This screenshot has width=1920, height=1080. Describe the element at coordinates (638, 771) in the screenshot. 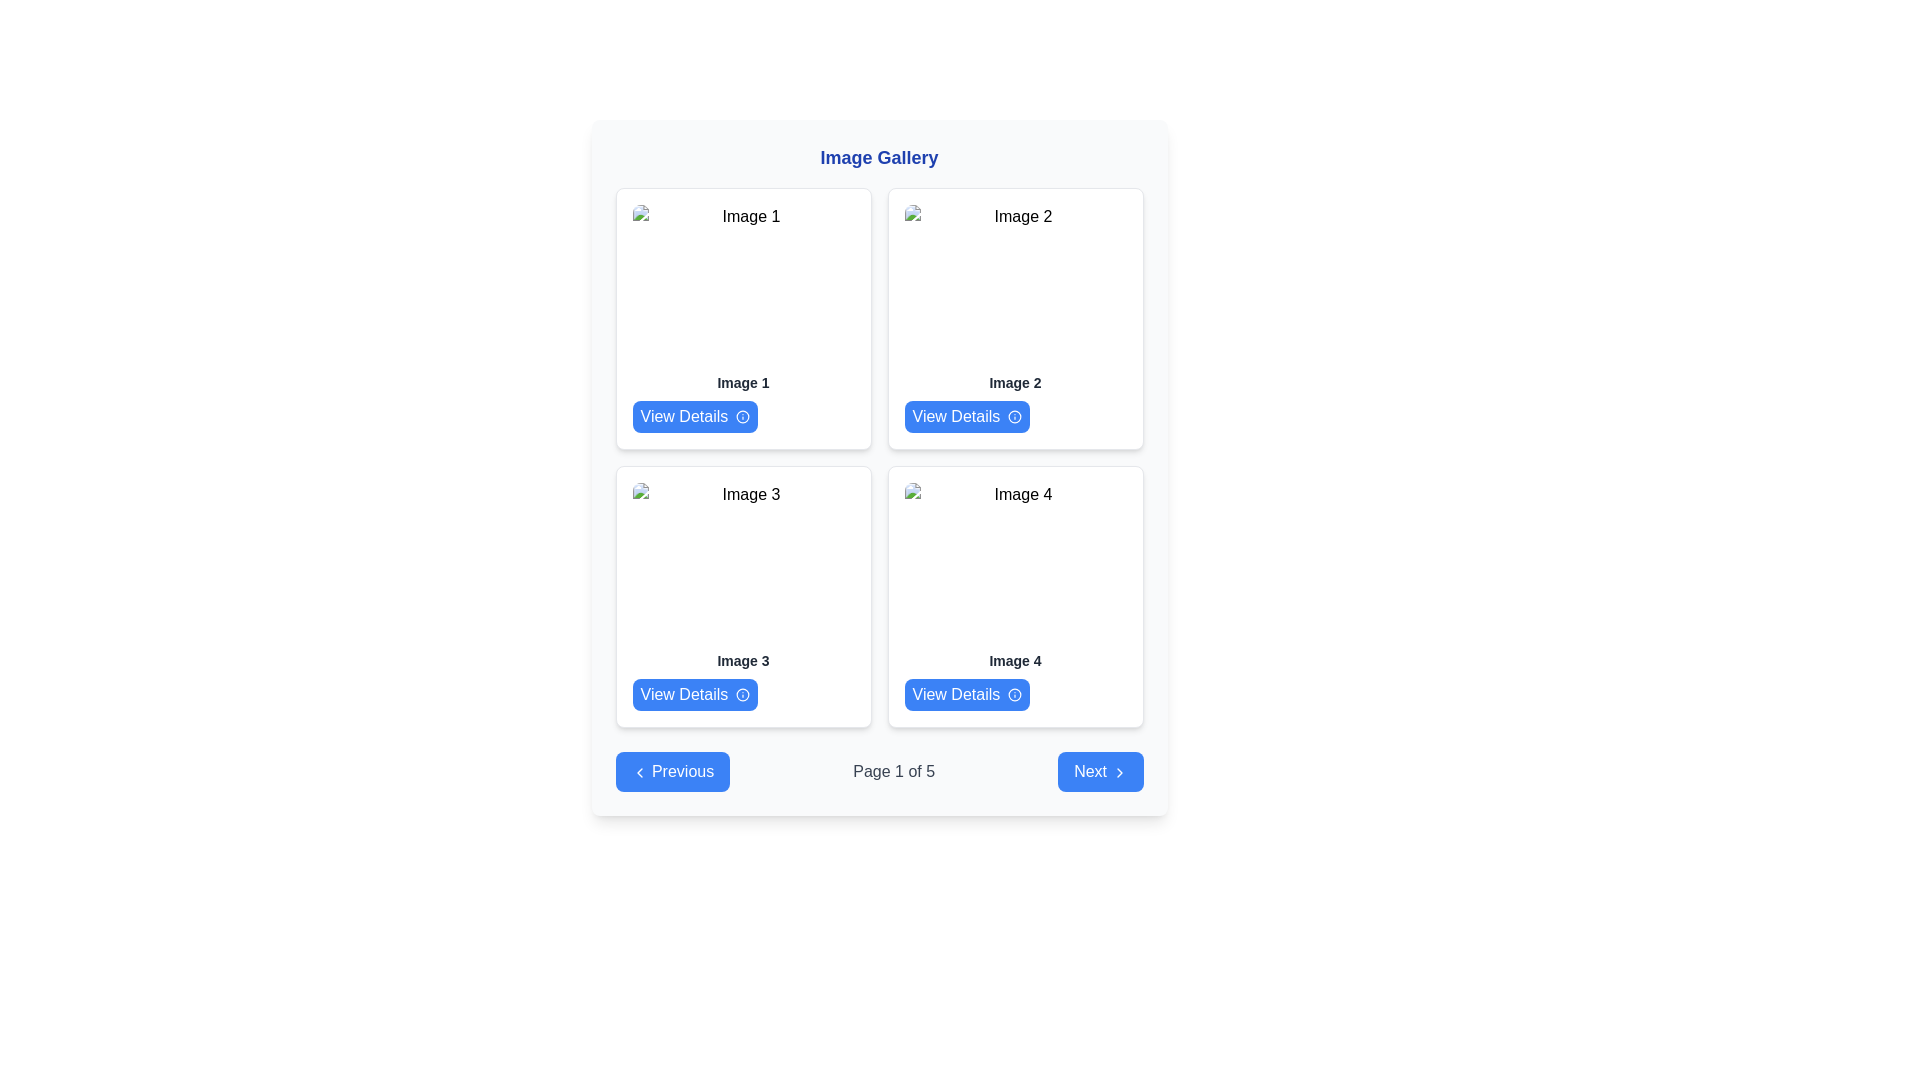

I see `the leftwards-pointing chevron icon within the 'Previous' button located at the bottom left of the interface for a potential context menu` at that location.